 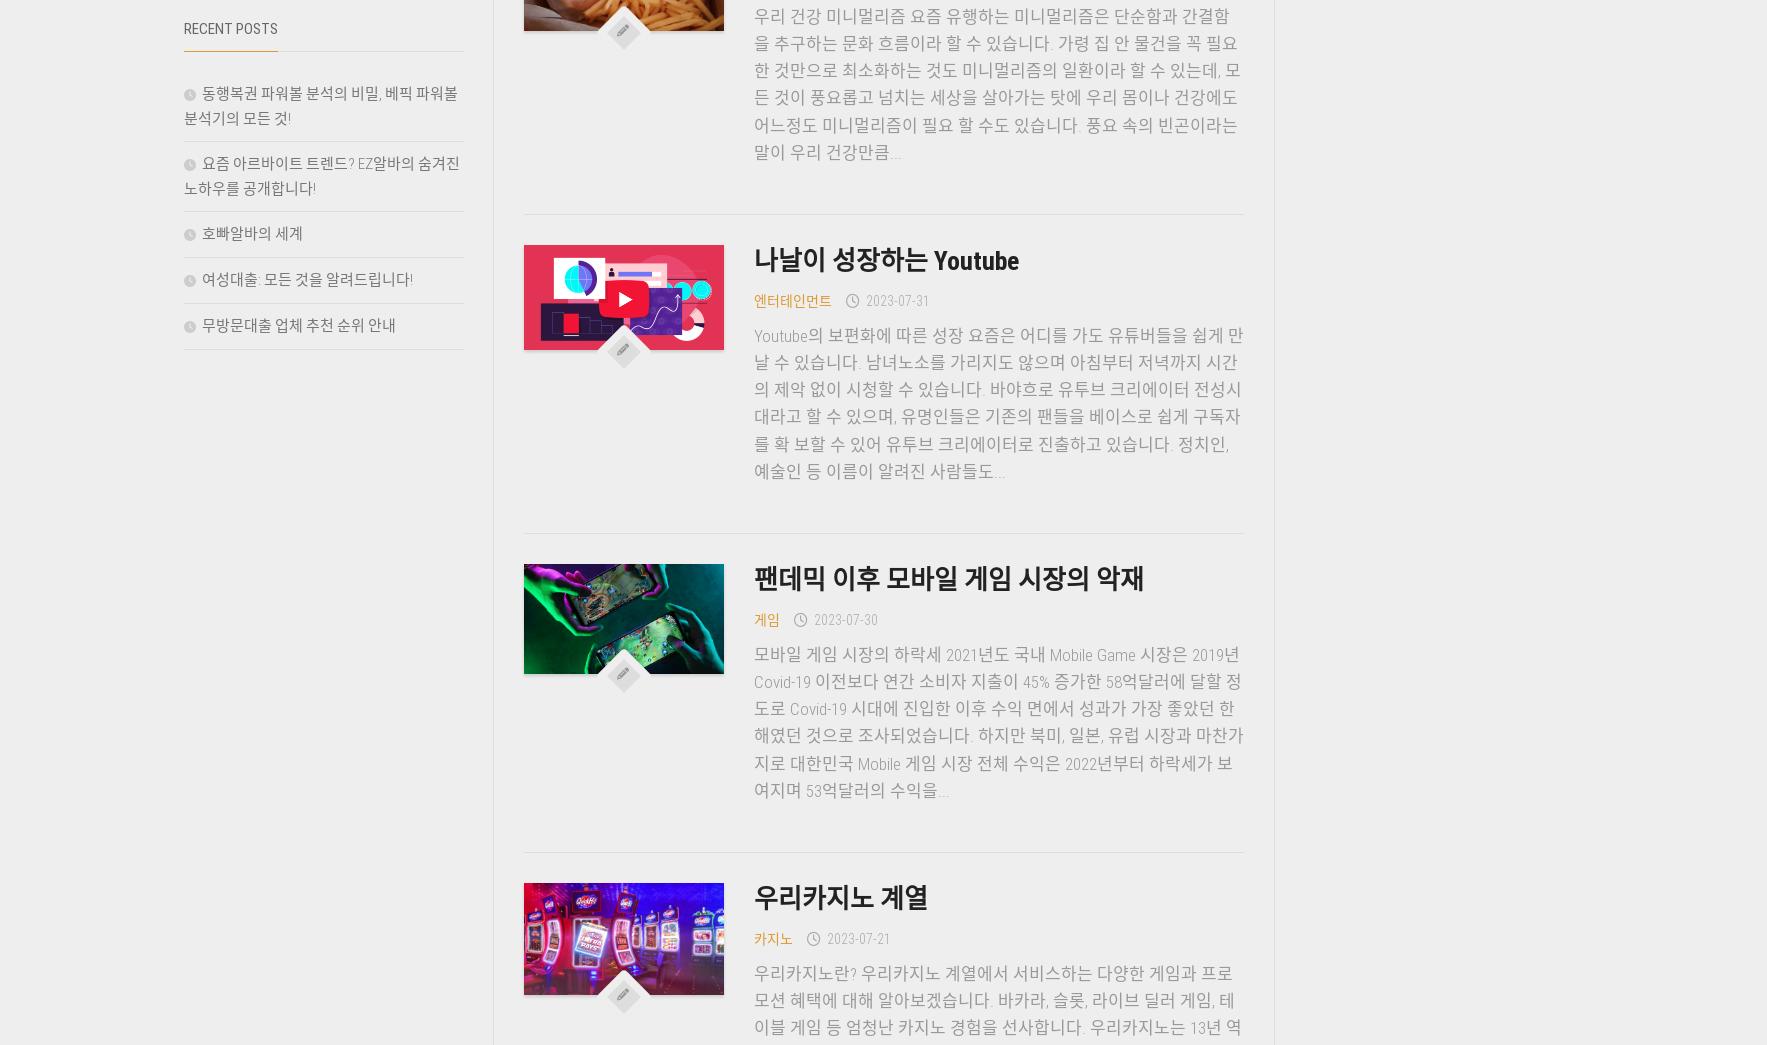 What do you see at coordinates (751, 720) in the screenshot?
I see `'모바일 게임 시장의 하락세 2021년도 국내 Mobile Game 시장은 2019년 Covid-19 이전보다 연간 소비자 지출이 45% 증가한 58억달러에 달할 정도로 Covid-19 시대에 진입한 이후 수익 면에서 성과가 가장 좋았던 한 해였던 것으로 조사되었습니다. 하지만 북미, 일본, 유럽 시장과 마찬가지로 대한민국 Mobile 게임 시장 전체 수익은 2022년부터 하락세가 보여지며 53억달러의 수익을...'` at bounding box center [751, 720].